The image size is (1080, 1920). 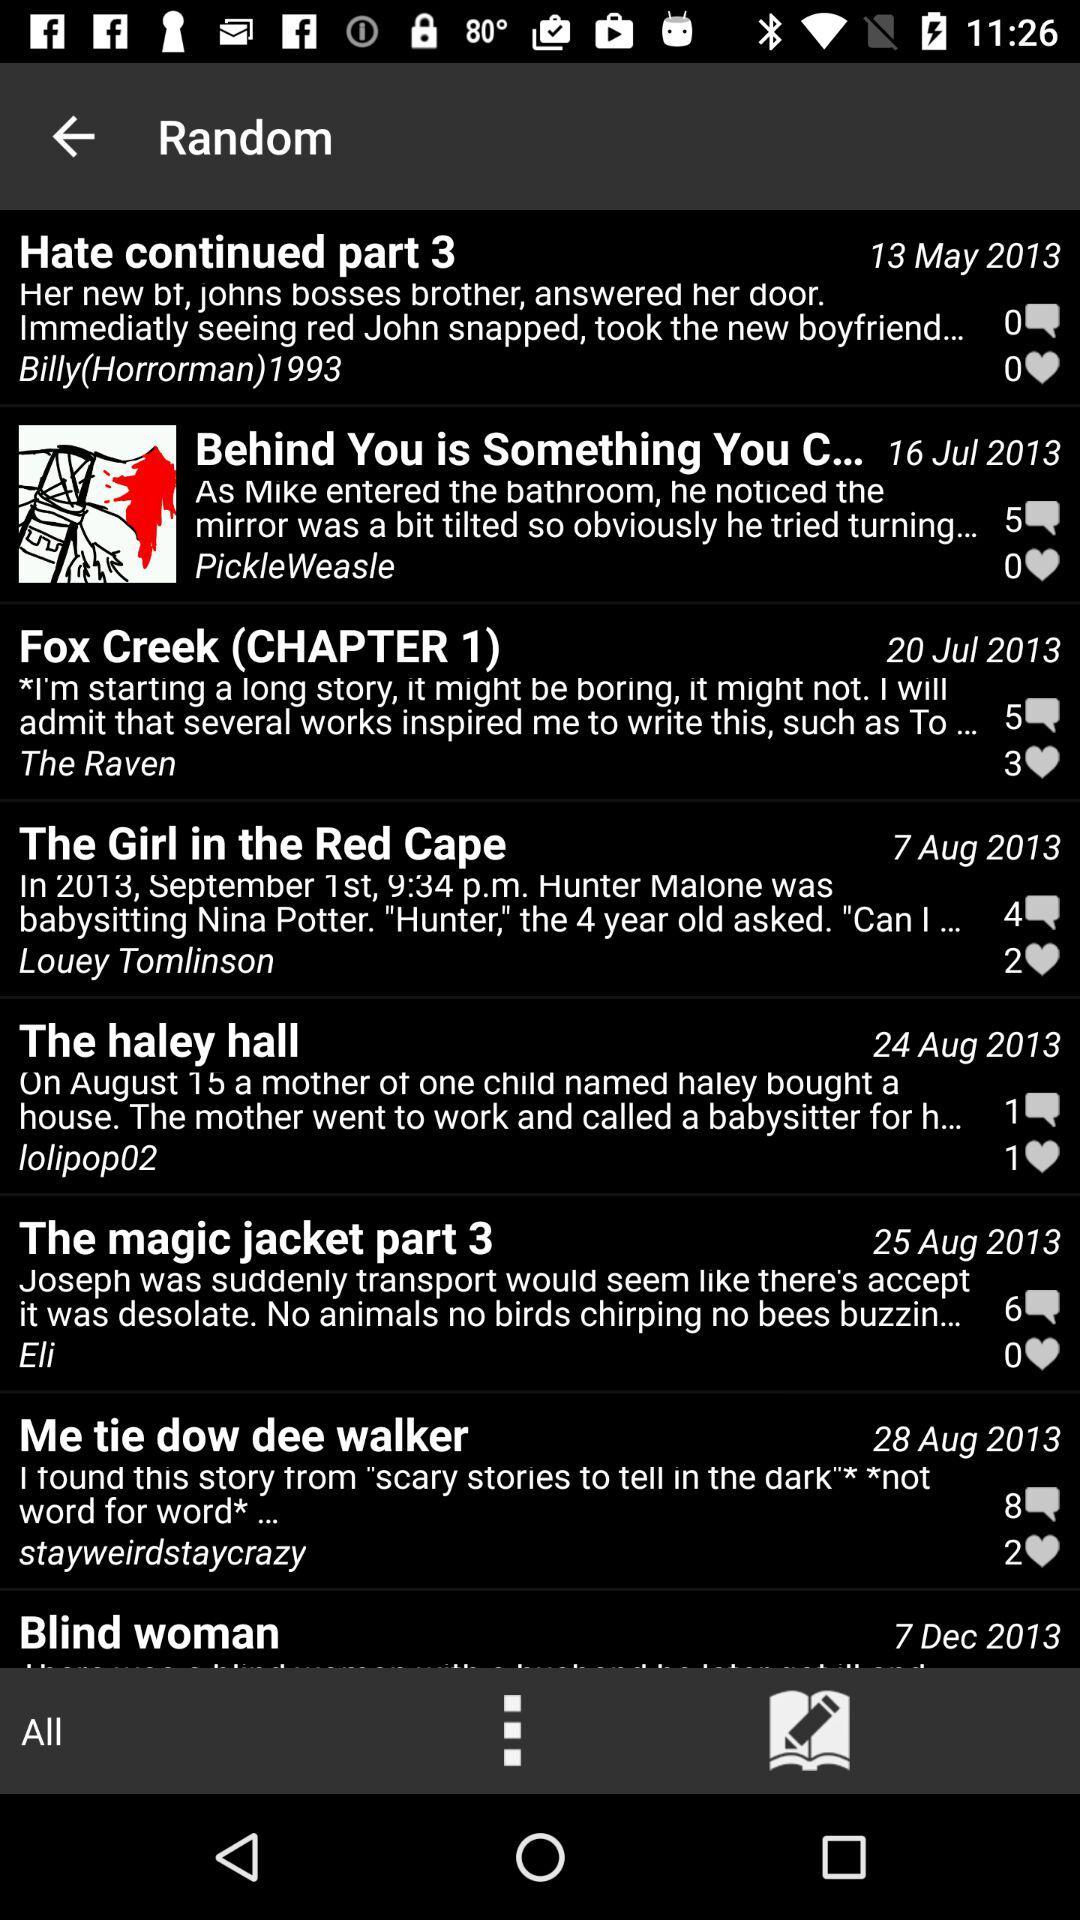 What do you see at coordinates (498, 1303) in the screenshot?
I see `joseph was suddenly icon` at bounding box center [498, 1303].